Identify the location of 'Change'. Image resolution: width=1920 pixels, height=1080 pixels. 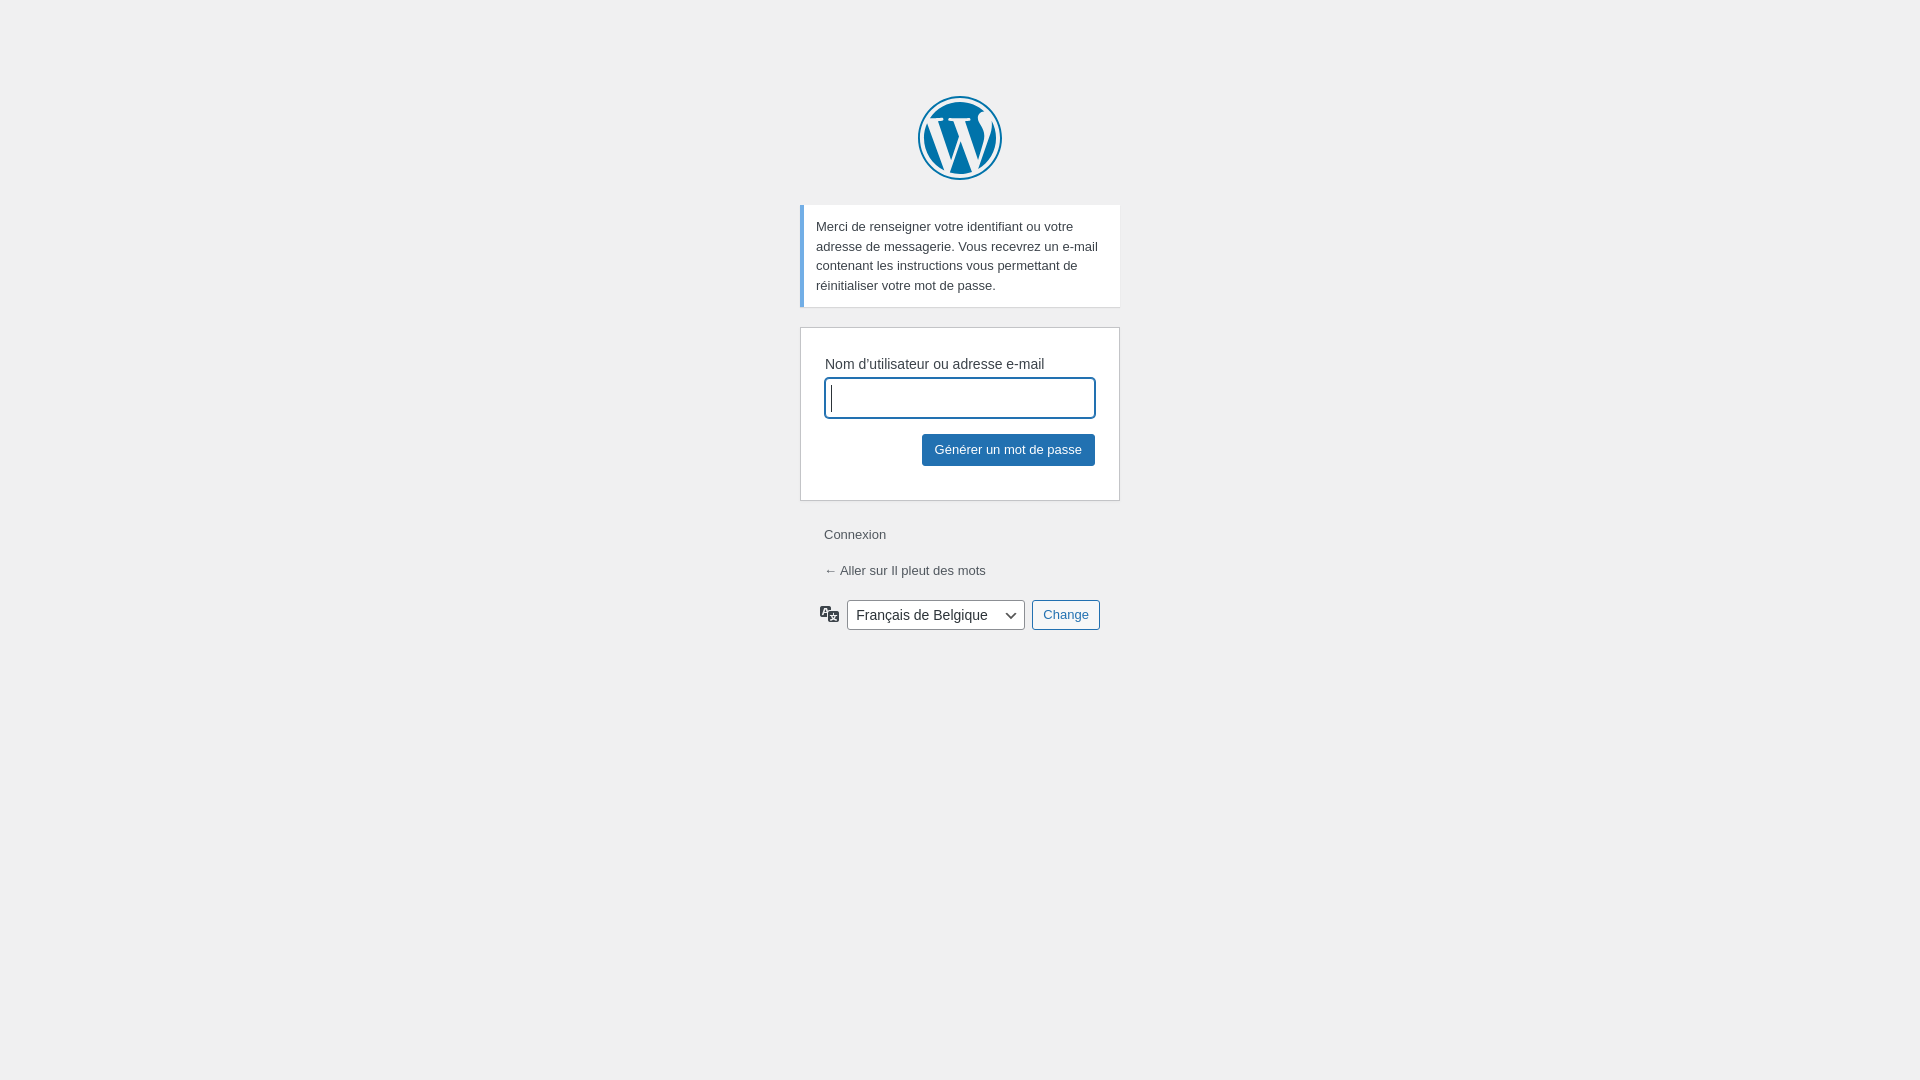
(1032, 613).